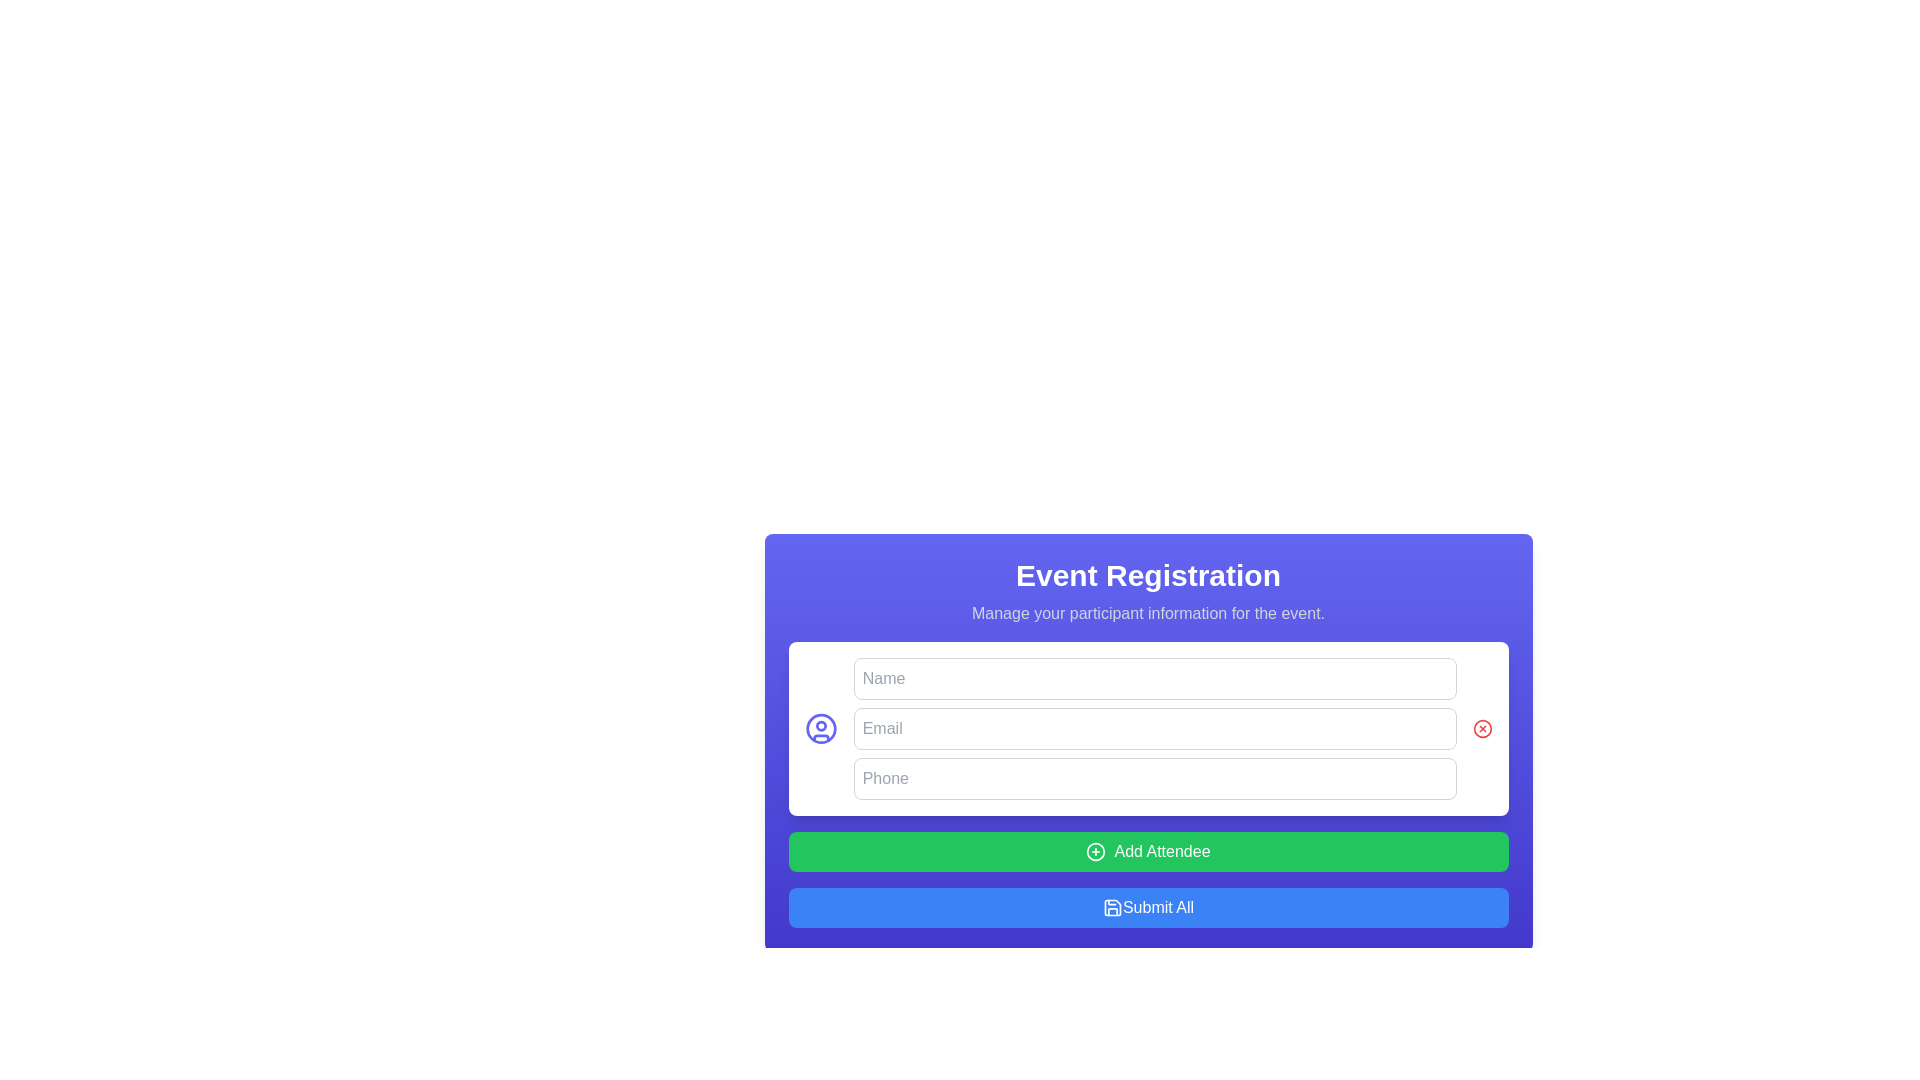 The height and width of the screenshot is (1080, 1920). Describe the element at coordinates (1095, 852) in the screenshot. I see `the icon representing the action of adding an attendee located to the left of the 'Add Attendee' text within the green button in the Event Registration form` at that location.